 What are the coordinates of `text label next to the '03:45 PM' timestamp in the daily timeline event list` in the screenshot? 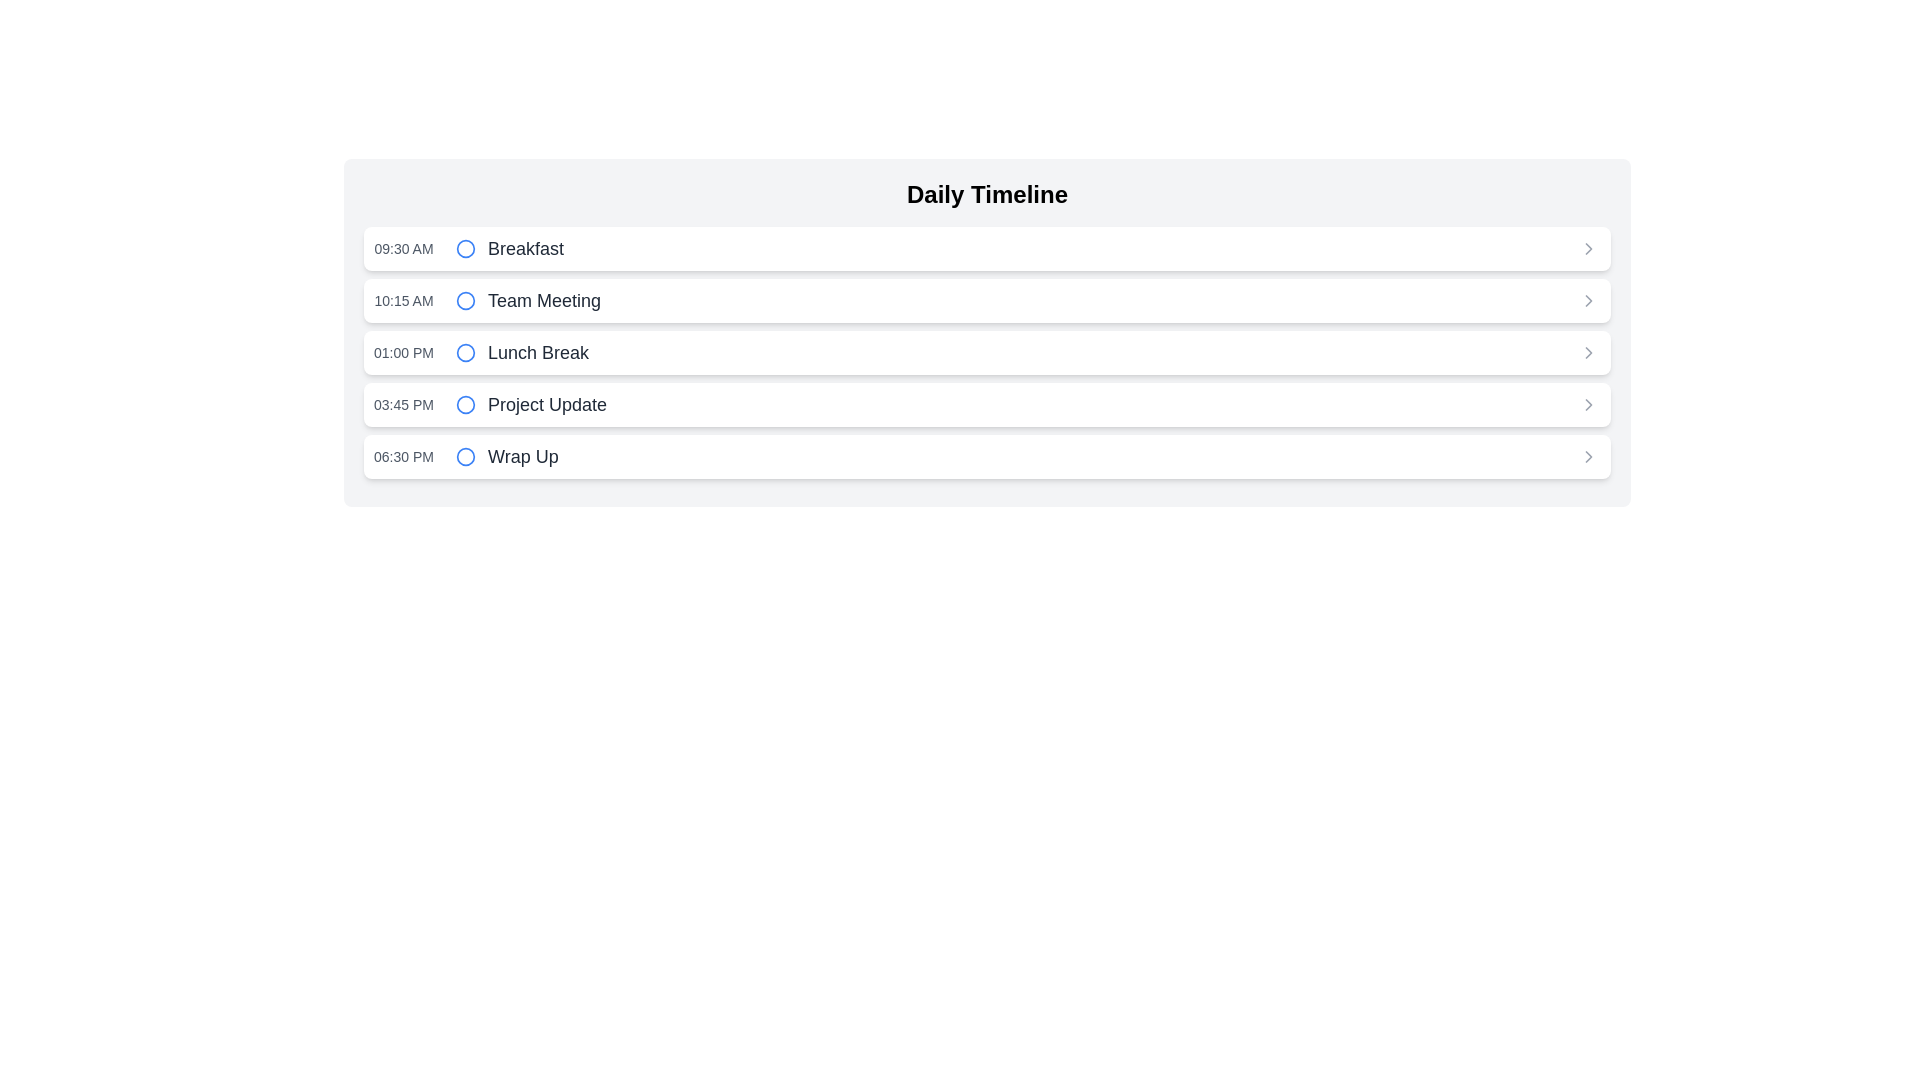 It's located at (547, 405).